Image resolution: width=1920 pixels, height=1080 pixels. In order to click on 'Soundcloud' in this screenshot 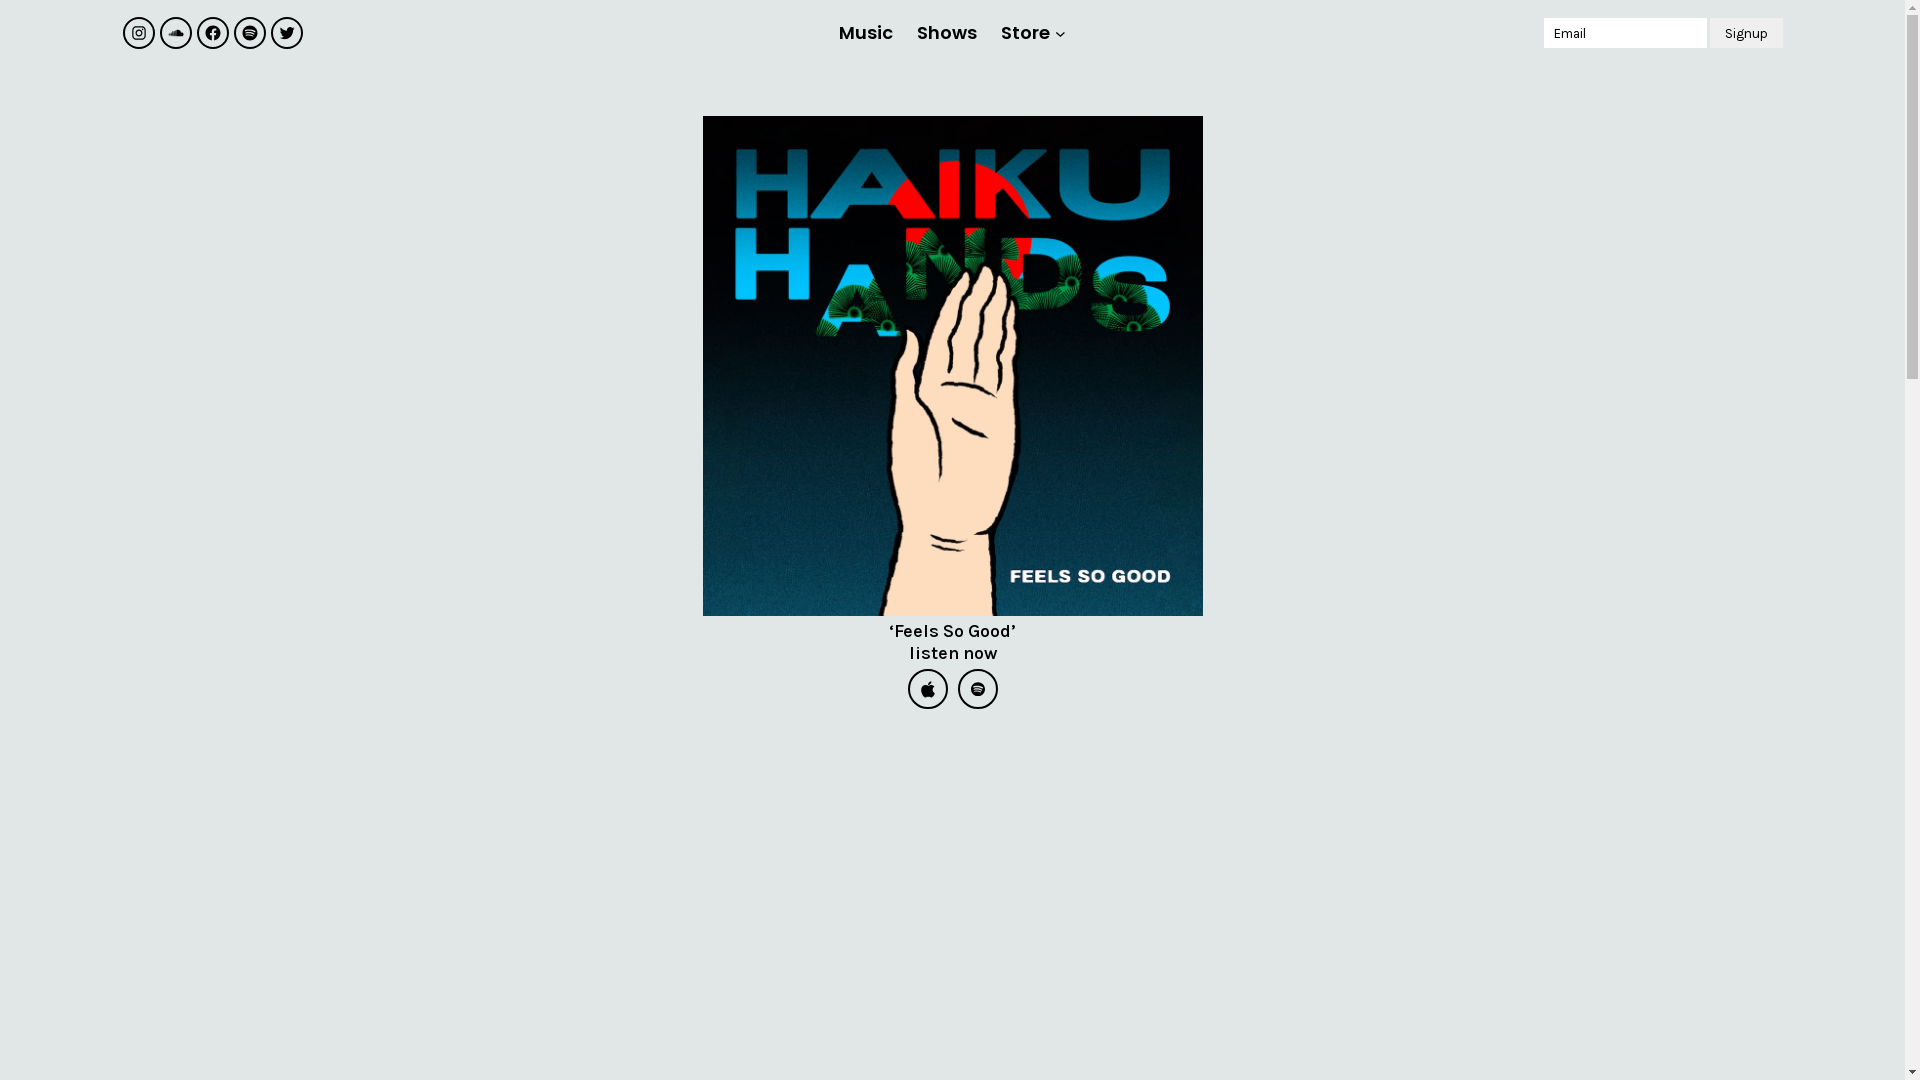, I will do `click(176, 33)`.